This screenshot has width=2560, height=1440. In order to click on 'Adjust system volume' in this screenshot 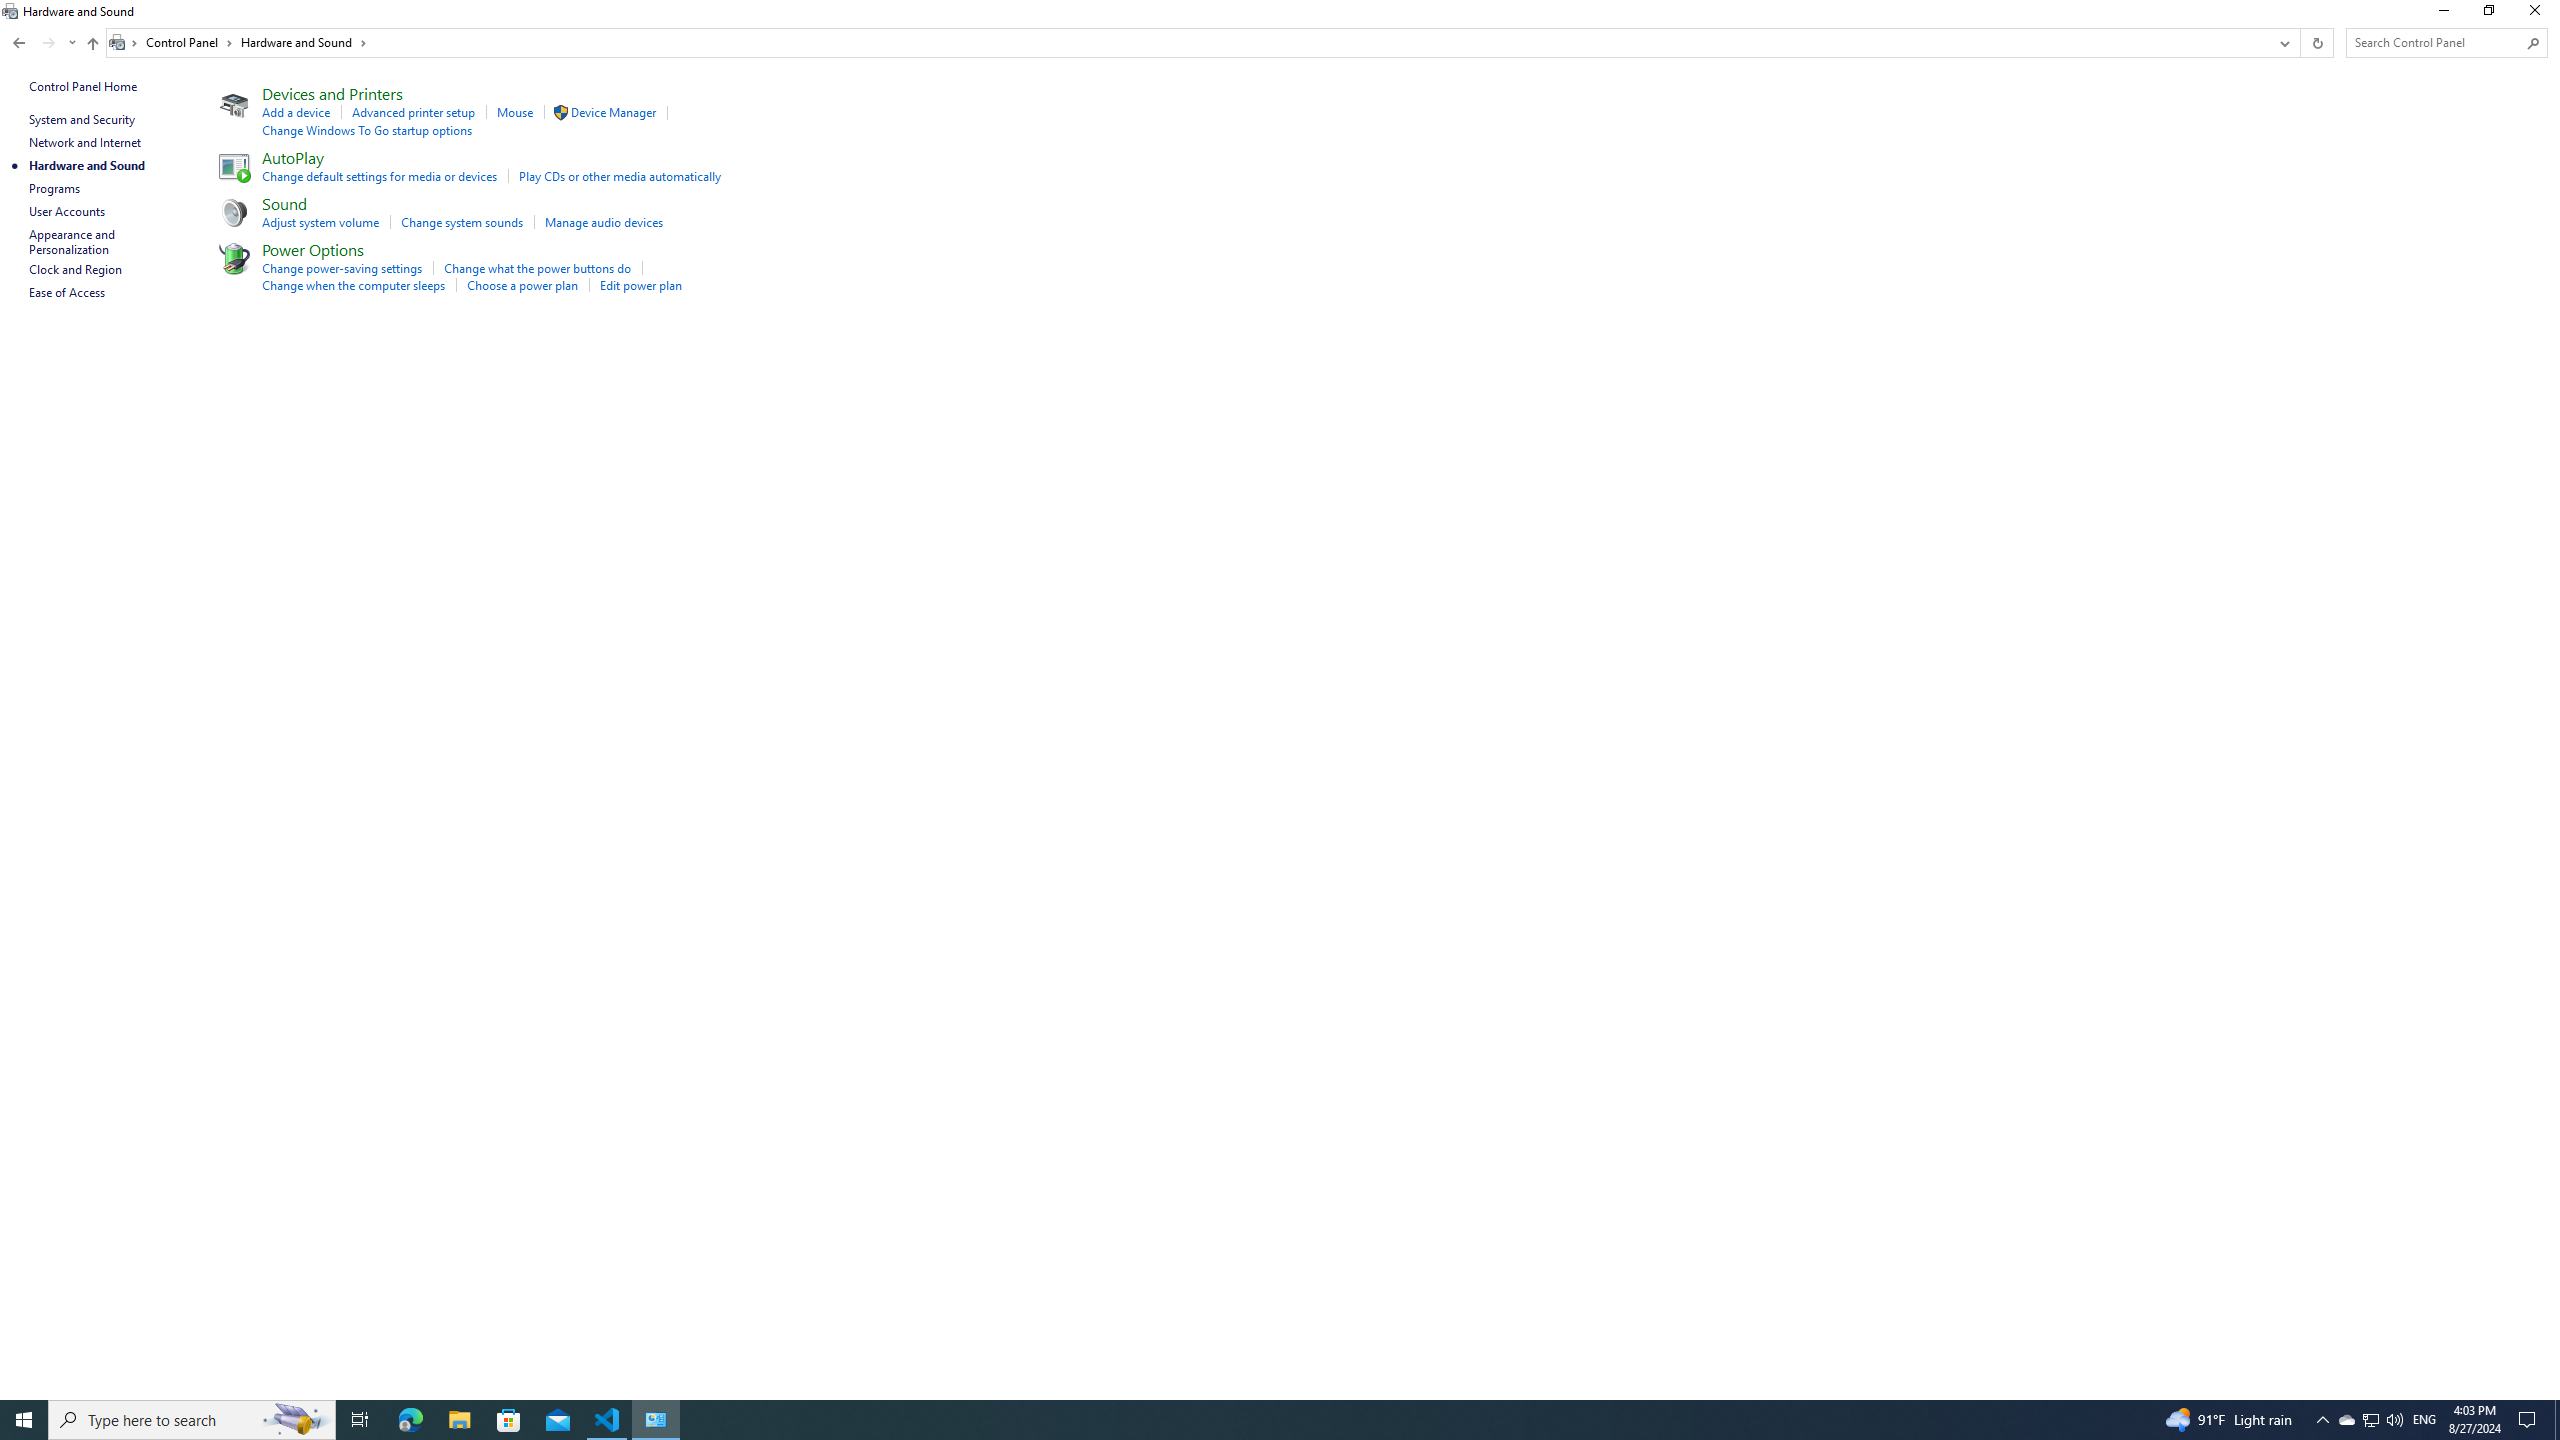, I will do `click(321, 222)`.